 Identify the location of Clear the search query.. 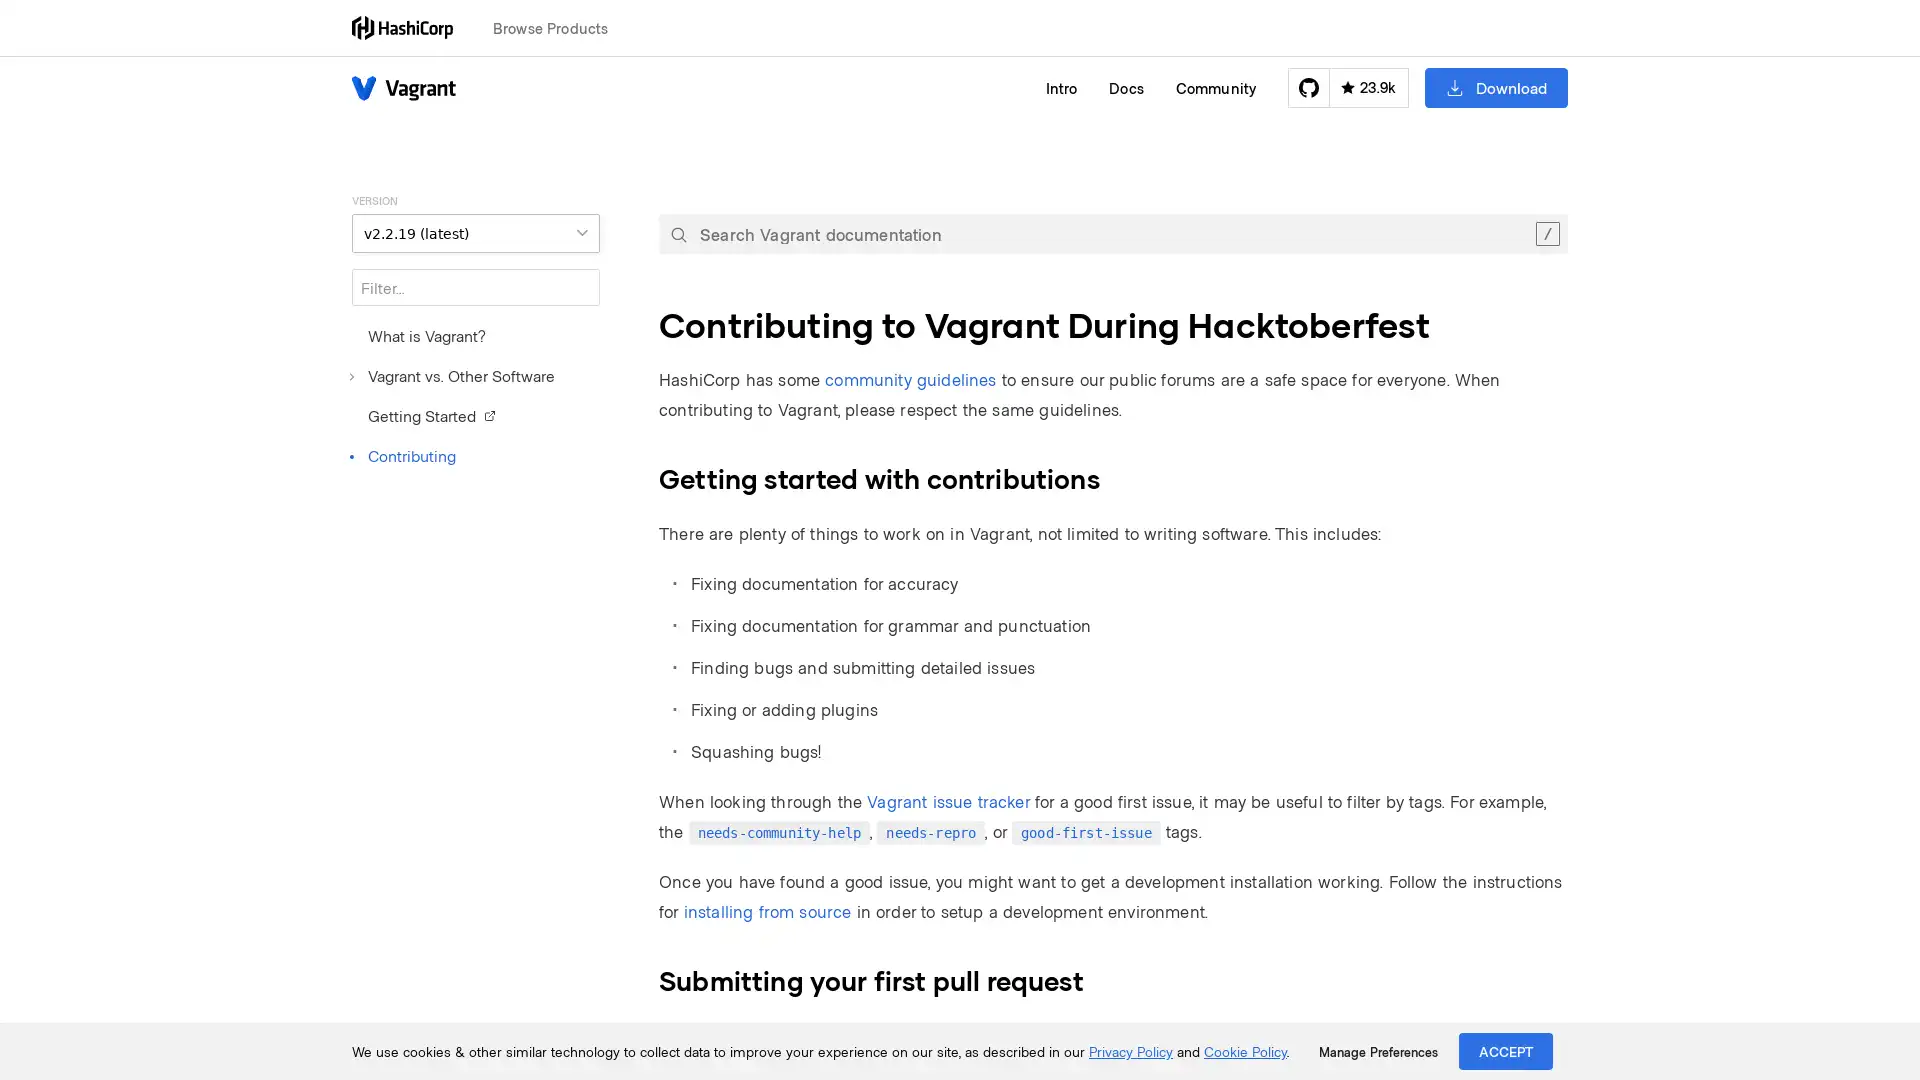
(1546, 233).